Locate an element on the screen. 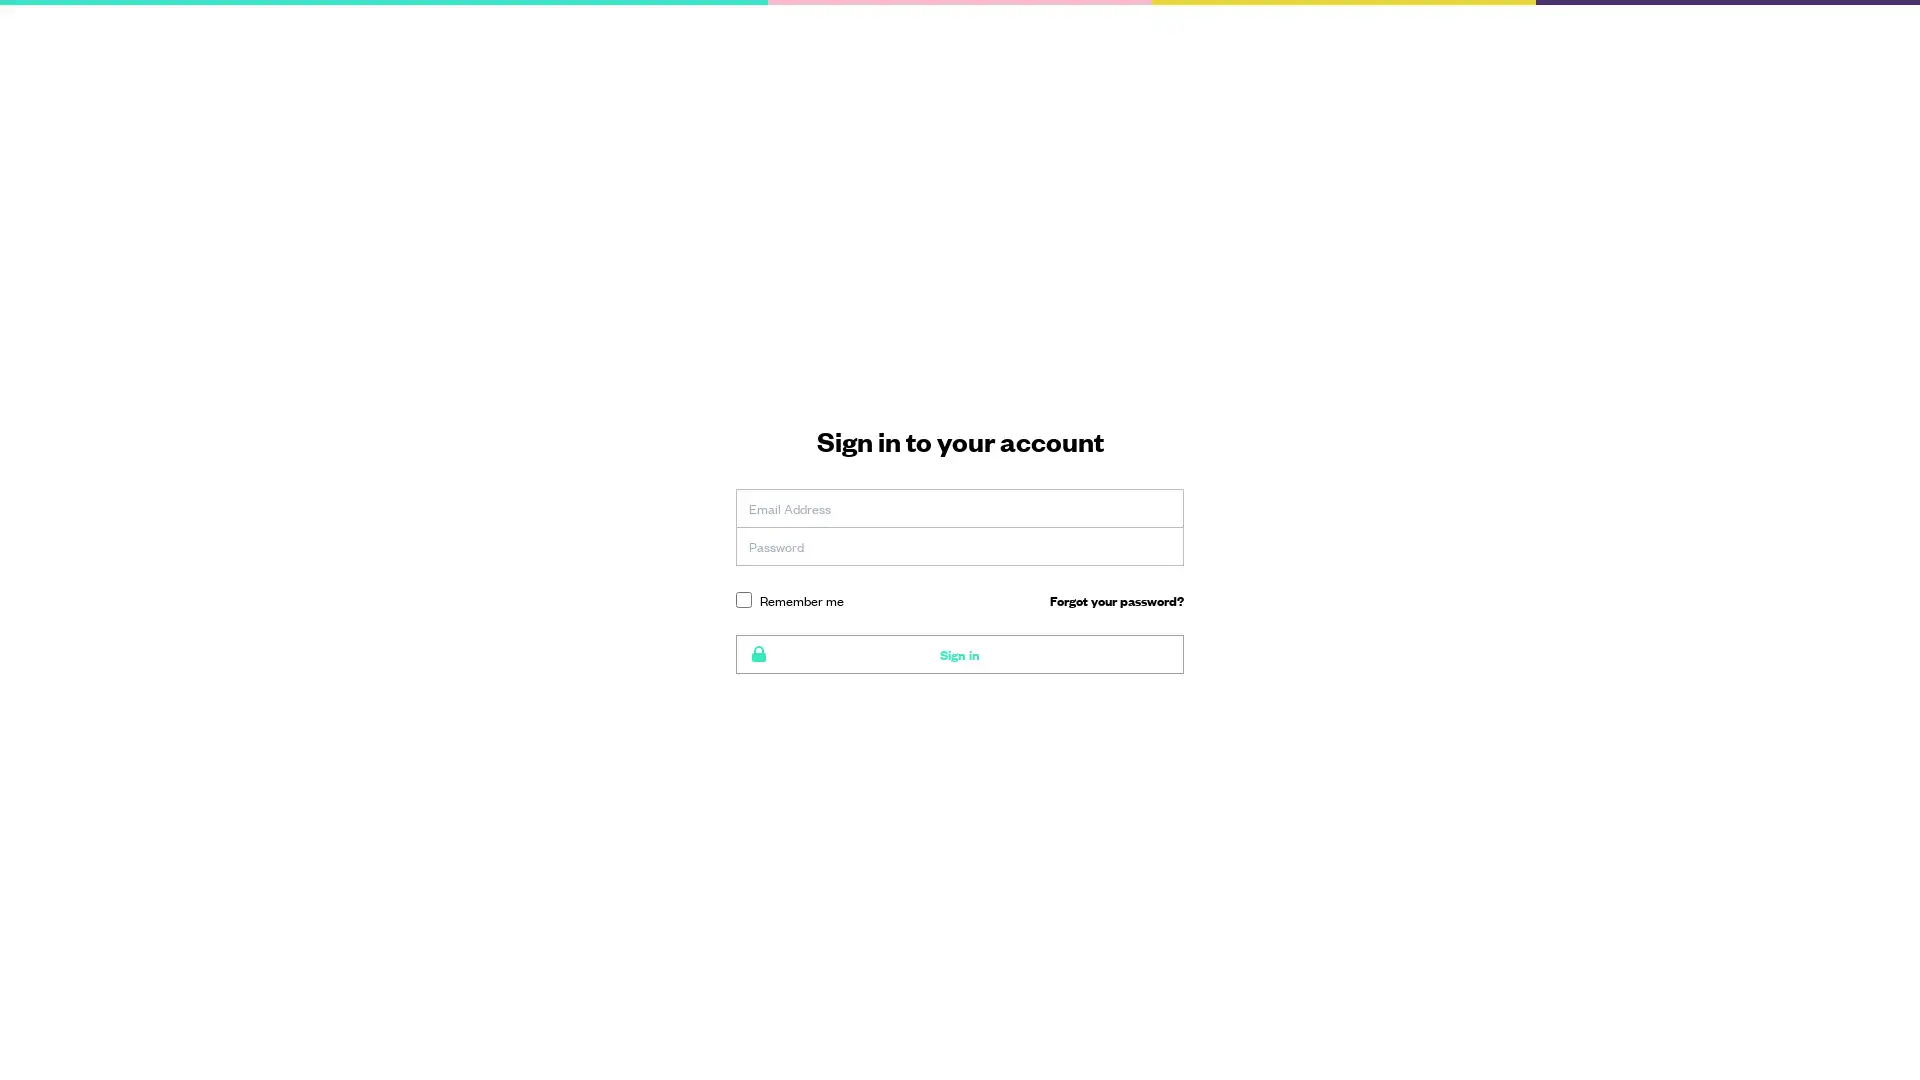 The image size is (1920, 1080). Sign in is located at coordinates (960, 653).